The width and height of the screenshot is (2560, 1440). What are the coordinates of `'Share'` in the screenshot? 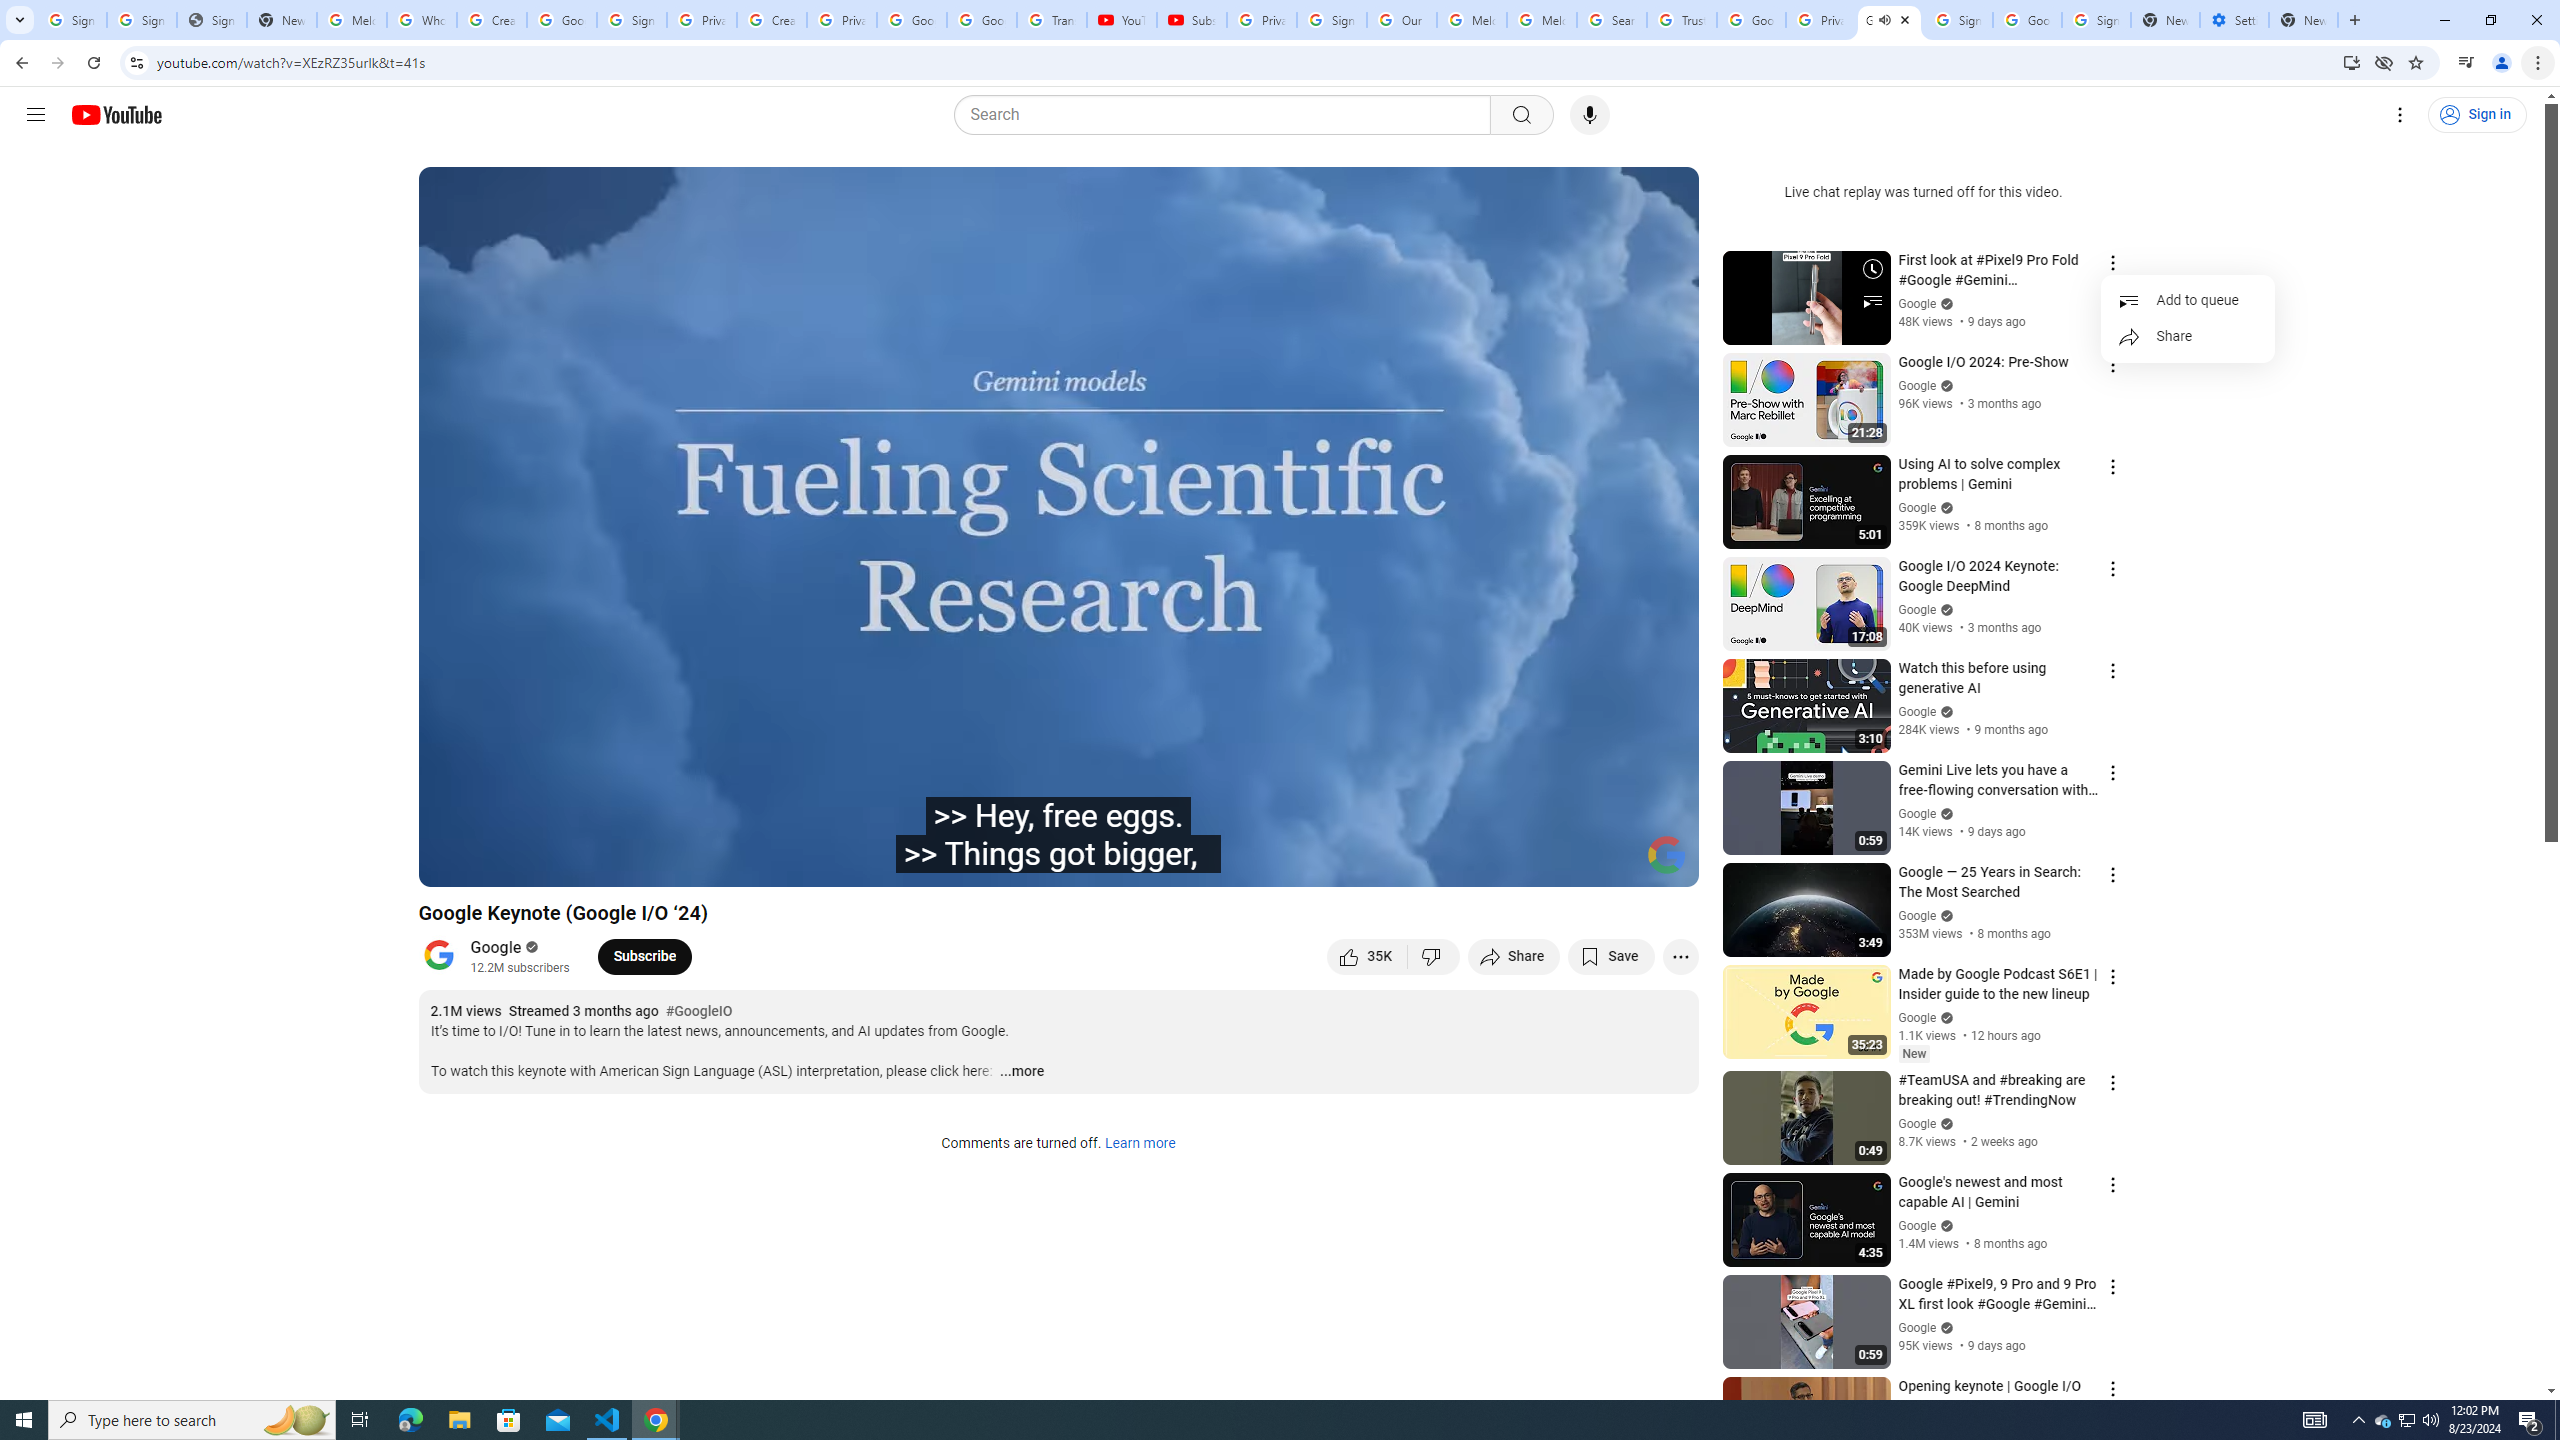 It's located at (2186, 337).